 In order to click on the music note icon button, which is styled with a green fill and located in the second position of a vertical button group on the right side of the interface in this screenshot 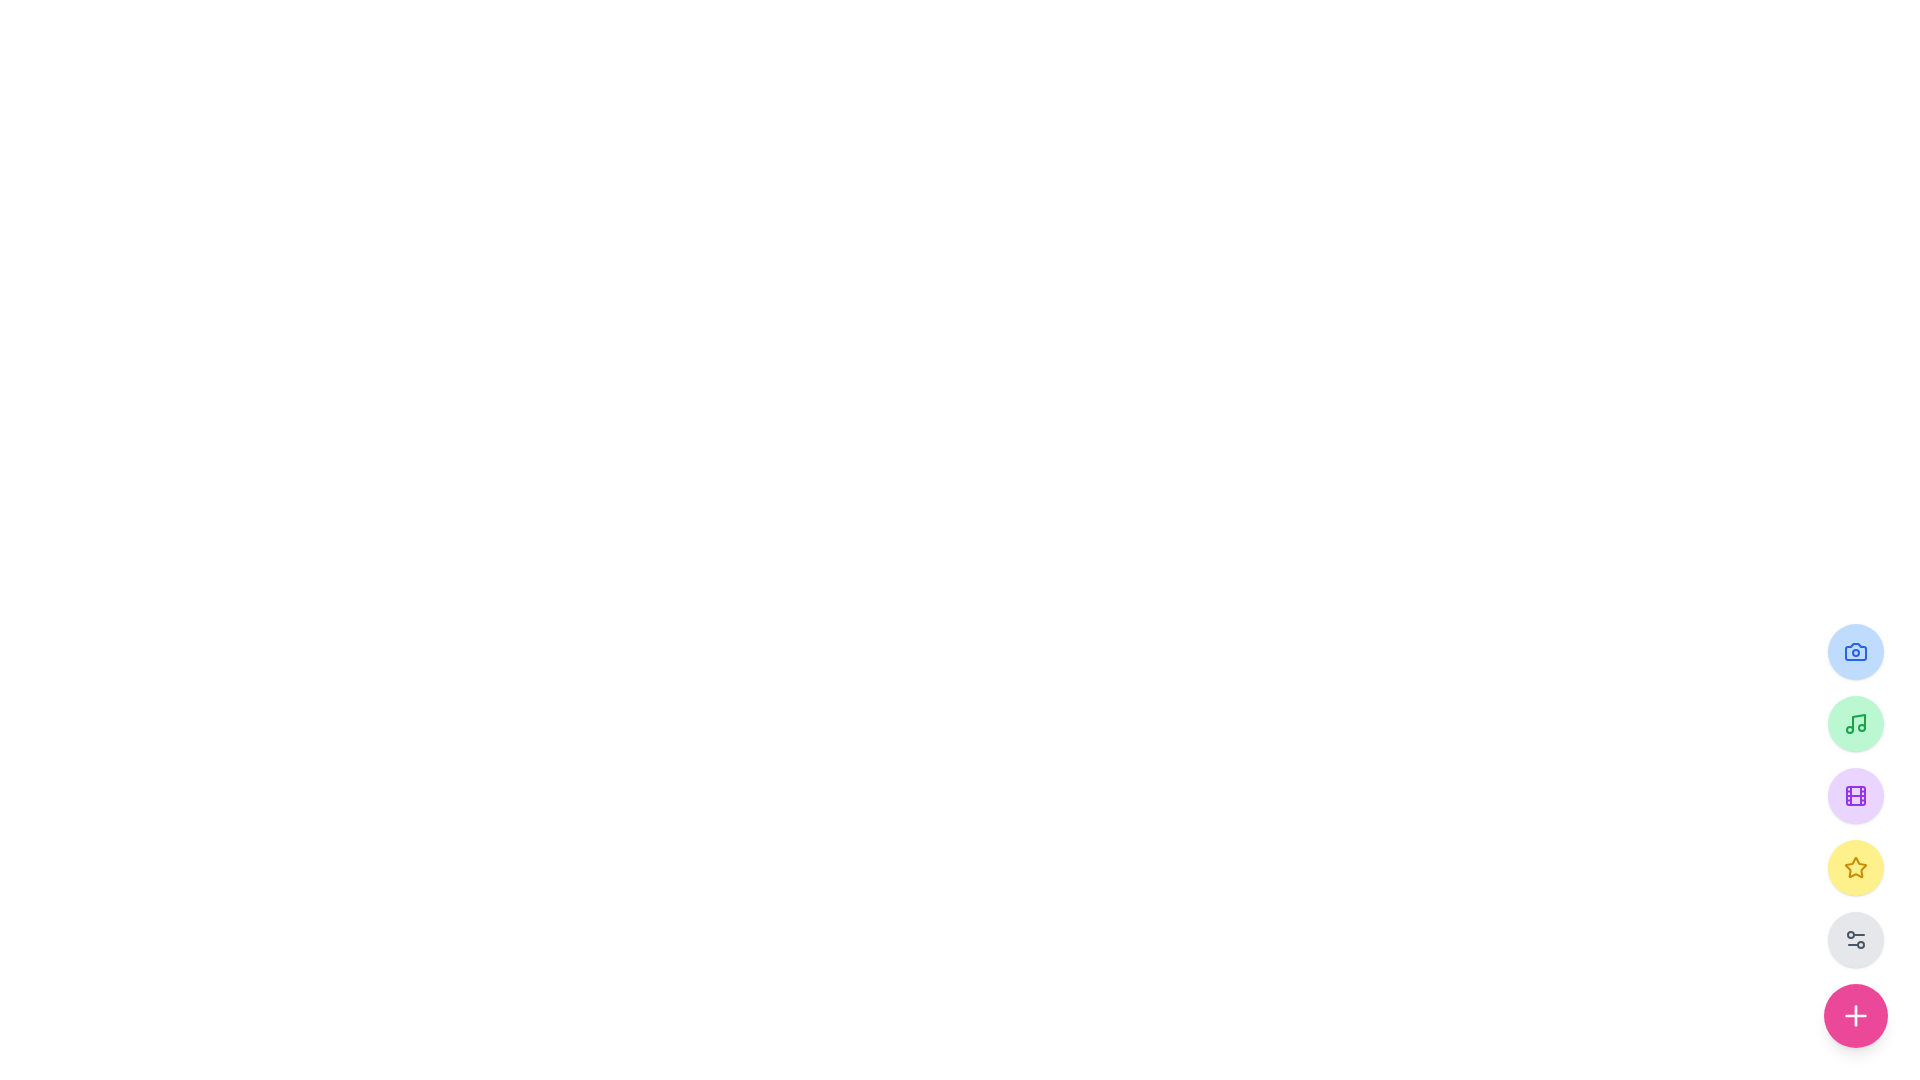, I will do `click(1855, 724)`.